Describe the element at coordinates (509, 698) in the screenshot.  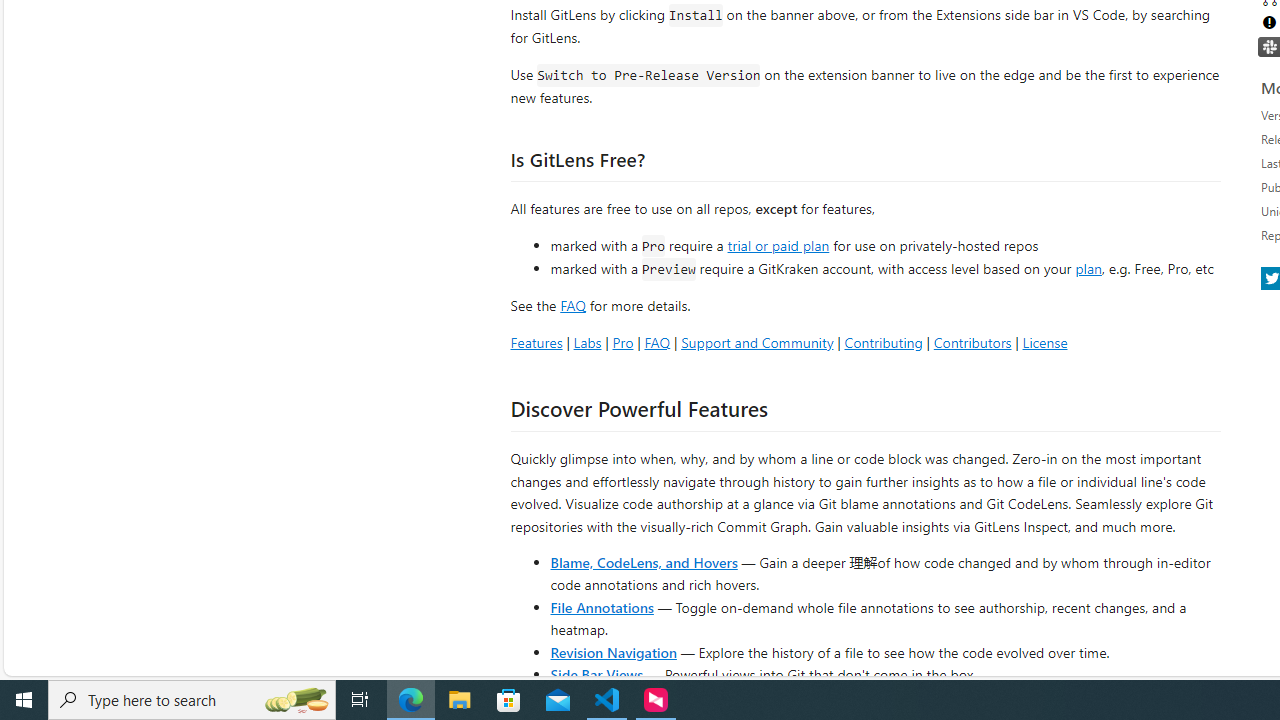
I see `'Microsoft Store'` at that location.